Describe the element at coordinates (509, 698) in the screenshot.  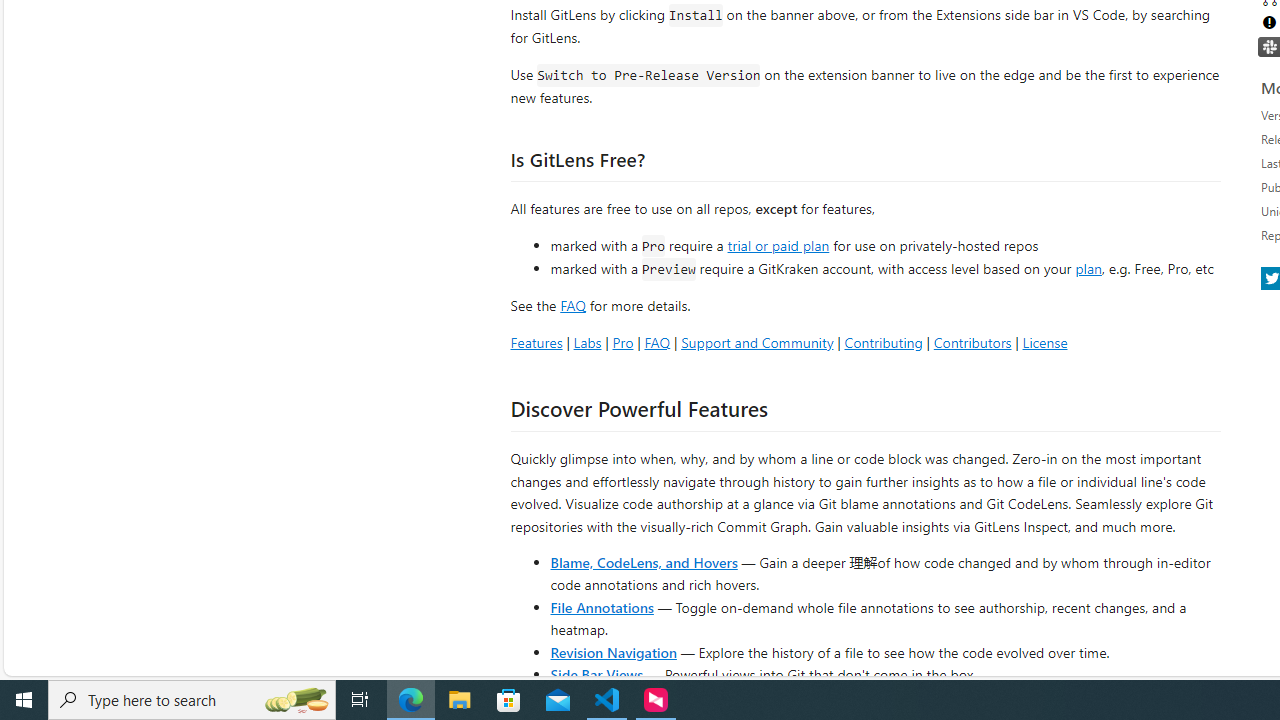
I see `'Microsoft Store'` at that location.